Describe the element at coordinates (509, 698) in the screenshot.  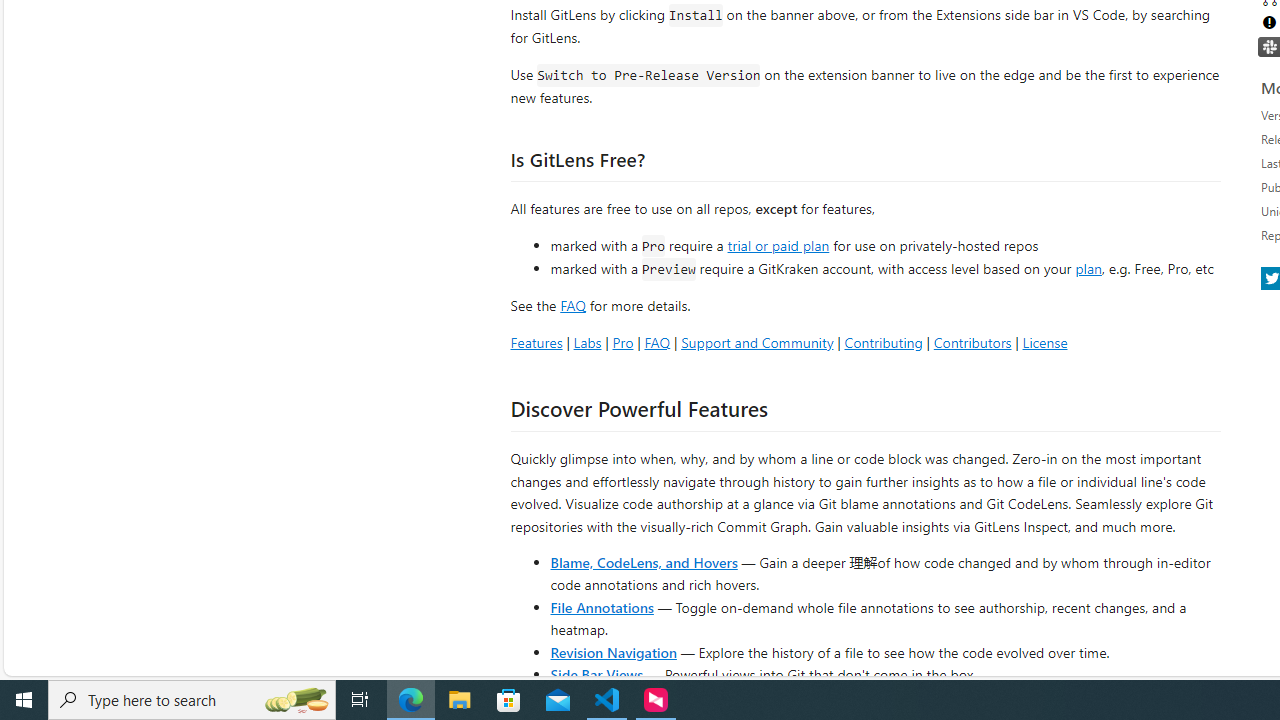
I see `'Microsoft Store'` at that location.